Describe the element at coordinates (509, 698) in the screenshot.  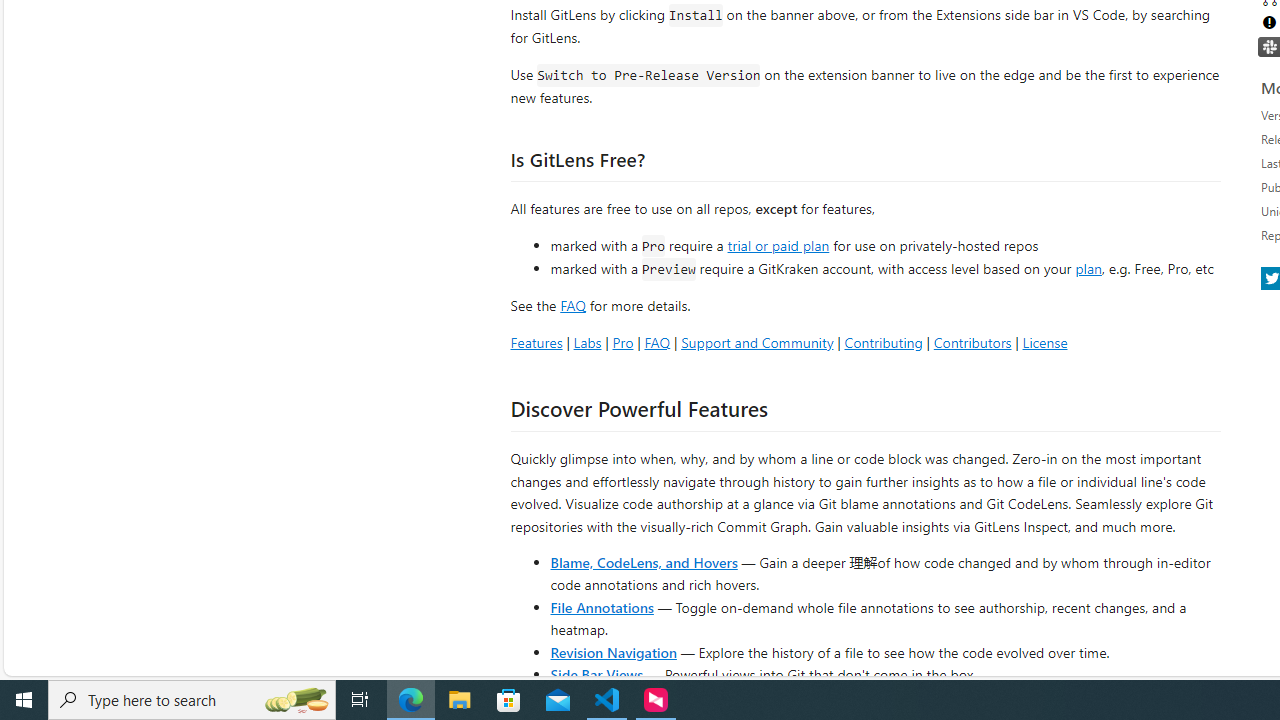
I see `'Microsoft Store'` at that location.